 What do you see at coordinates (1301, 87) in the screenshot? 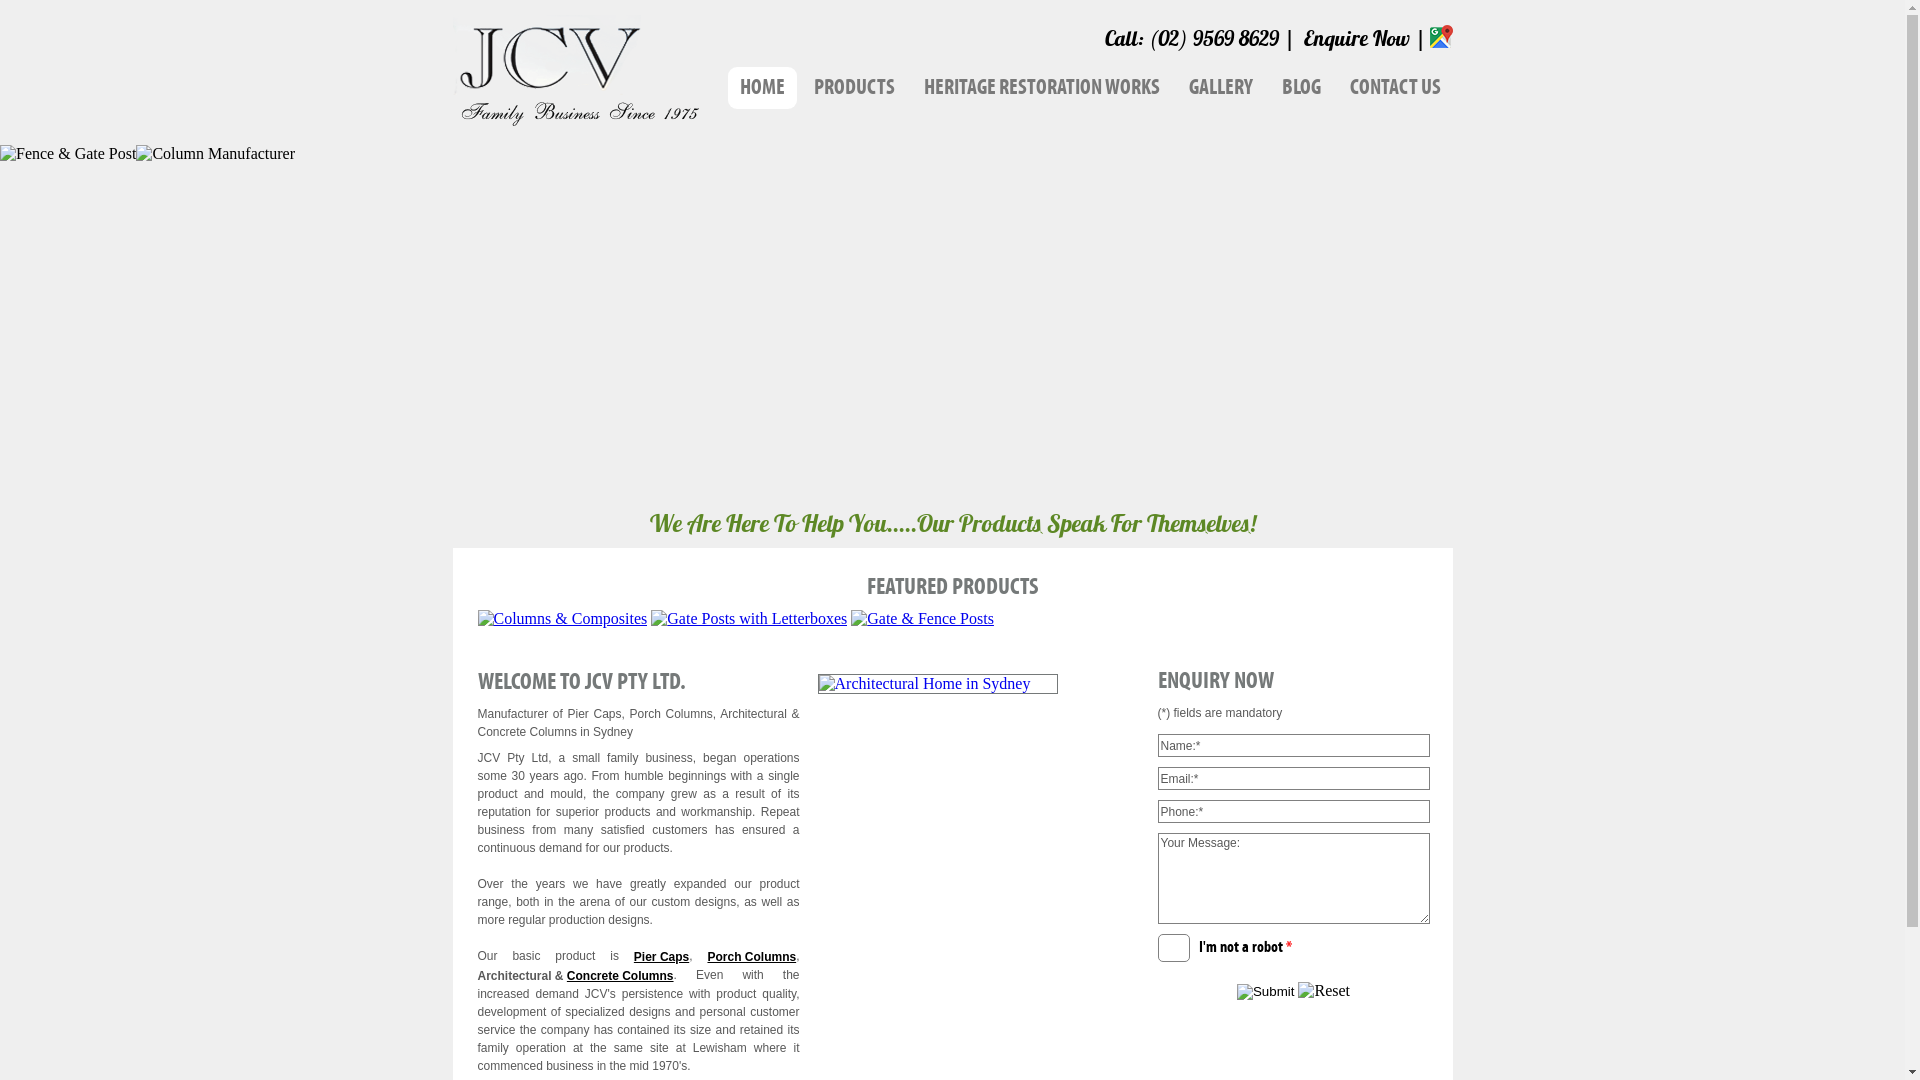
I see `'BLOG'` at bounding box center [1301, 87].